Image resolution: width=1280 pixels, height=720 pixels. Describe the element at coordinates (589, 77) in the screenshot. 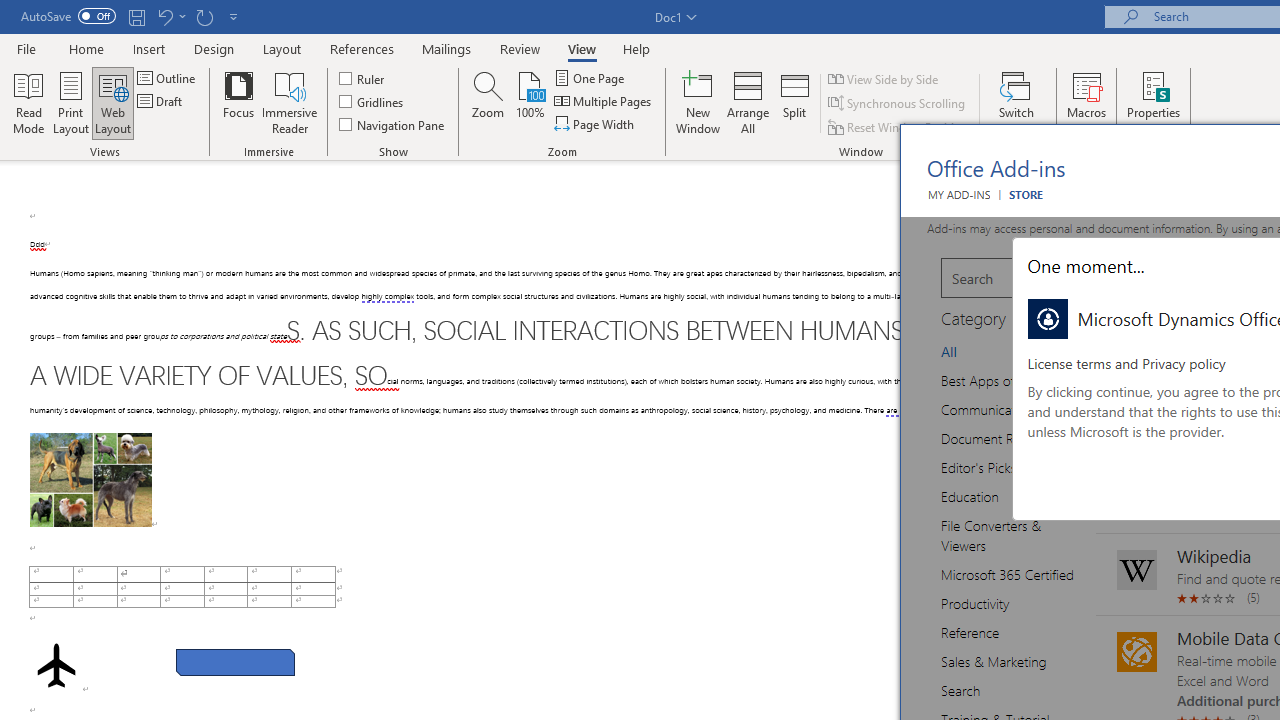

I see `'One Page'` at that location.